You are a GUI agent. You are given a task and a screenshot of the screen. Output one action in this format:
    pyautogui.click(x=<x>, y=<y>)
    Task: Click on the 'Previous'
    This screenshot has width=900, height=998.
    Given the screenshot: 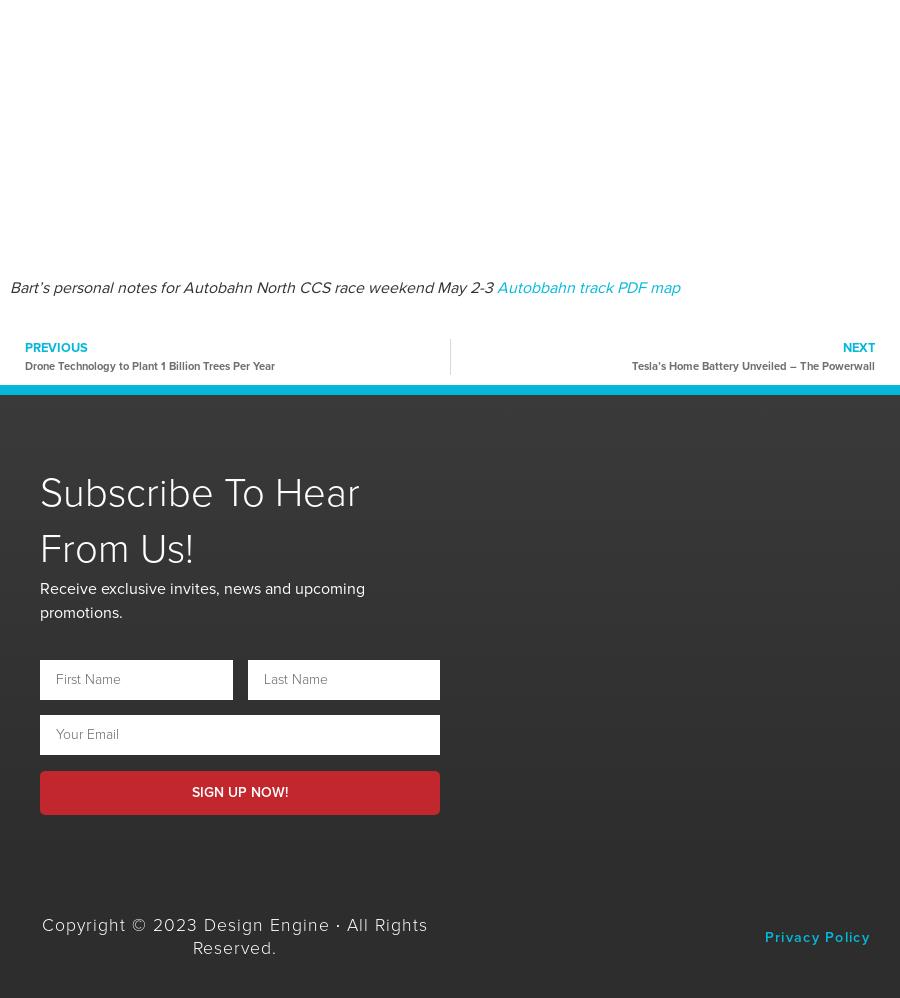 What is the action you would take?
    pyautogui.click(x=55, y=348)
    